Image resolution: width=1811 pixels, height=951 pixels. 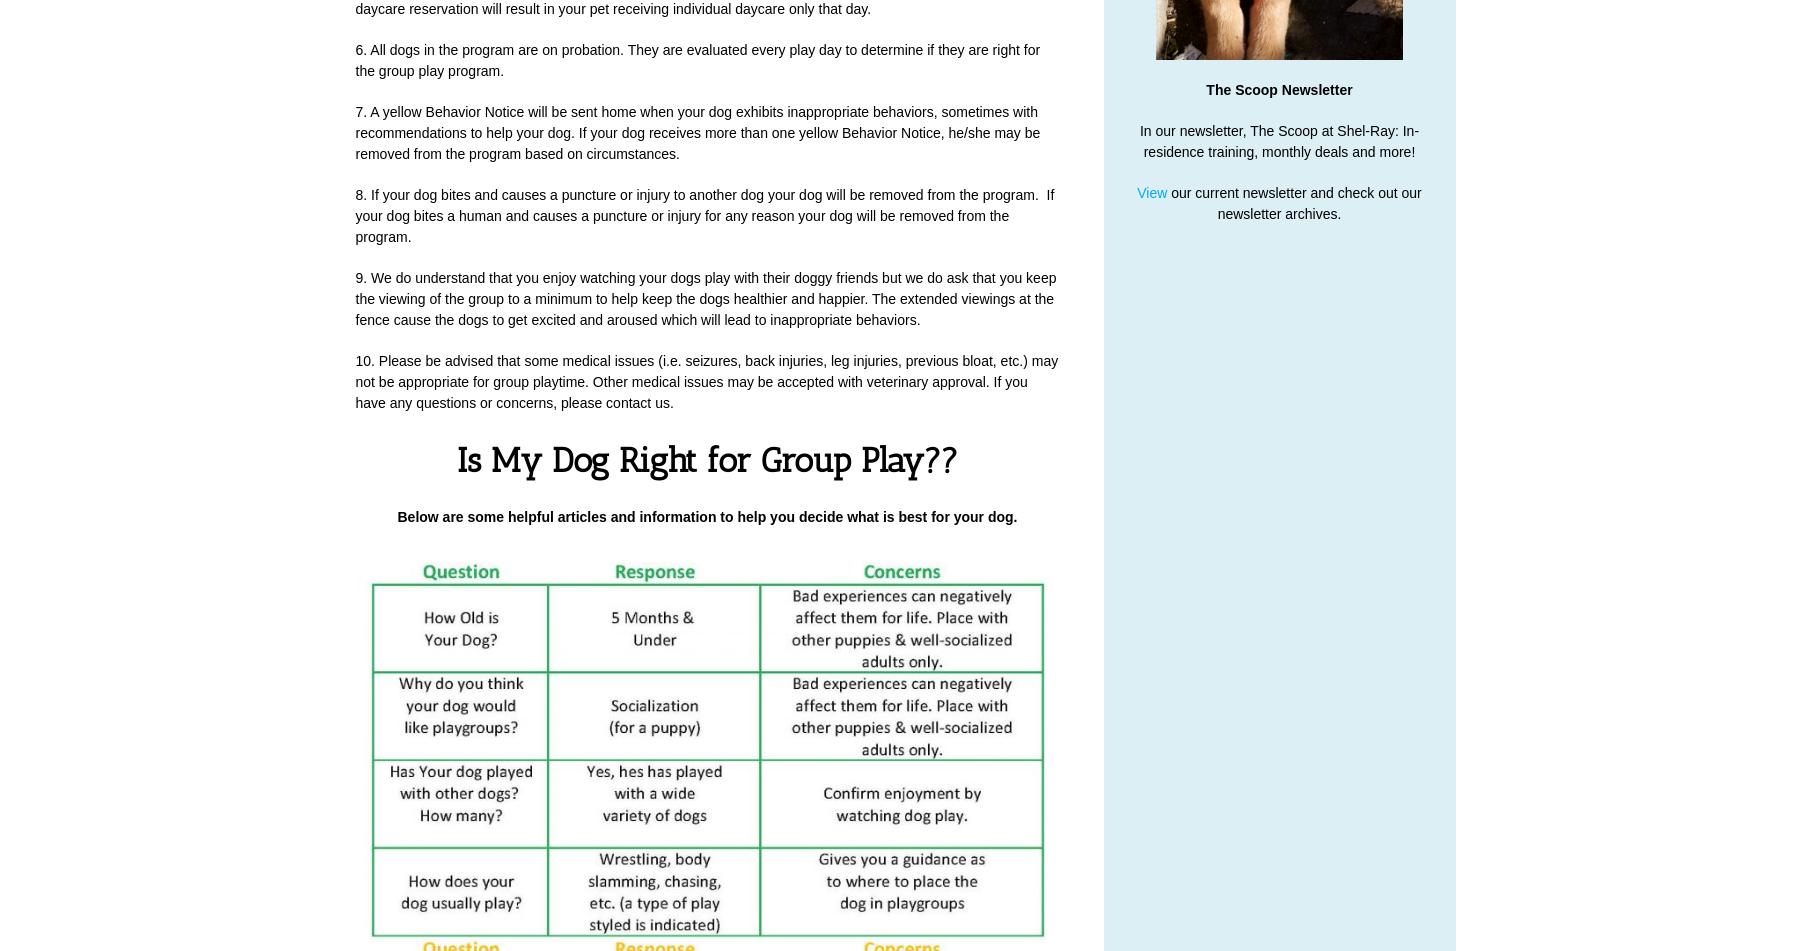 What do you see at coordinates (706, 515) in the screenshot?
I see `'Below are some helpful articles and information to help you decide what is best for your dog.'` at bounding box center [706, 515].